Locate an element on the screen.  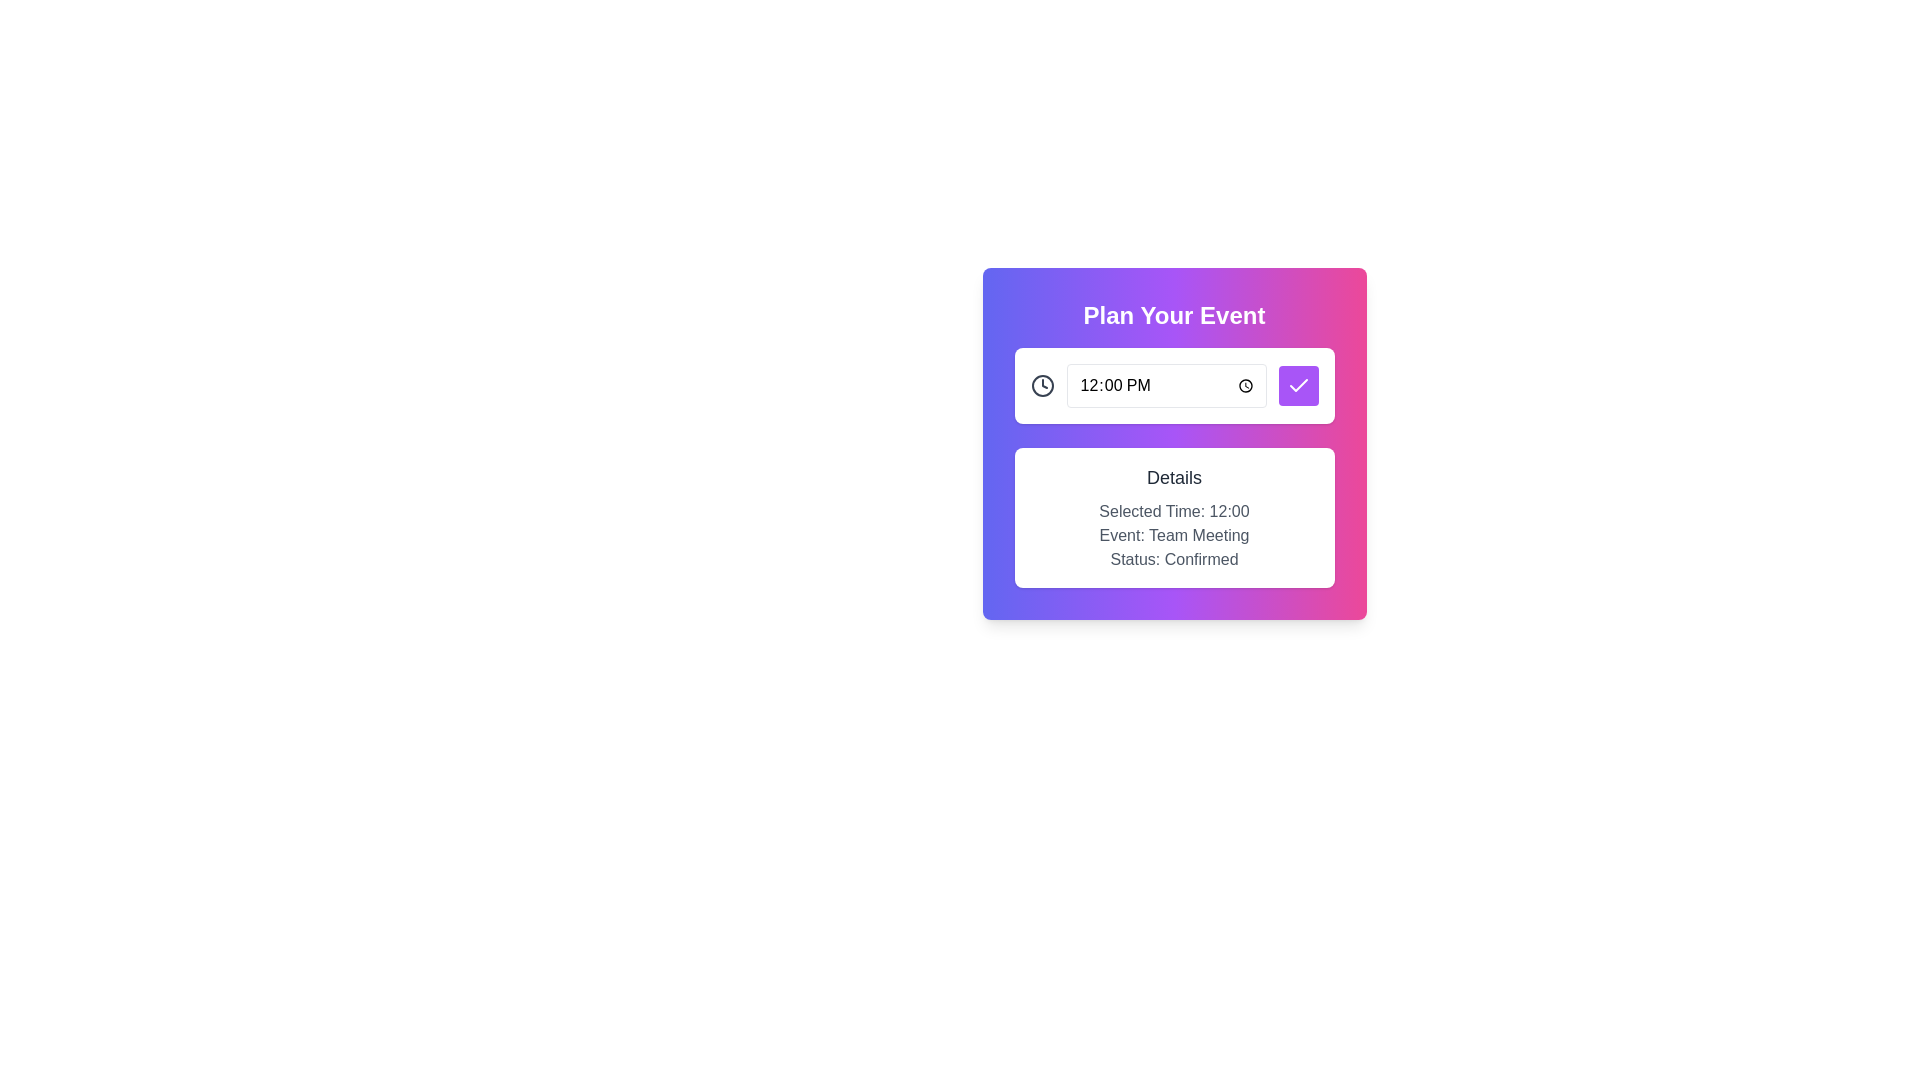
the visual indication of the check graphic icon located within the button to the right of the time input in the rectangular scheduling widget is located at coordinates (1298, 385).